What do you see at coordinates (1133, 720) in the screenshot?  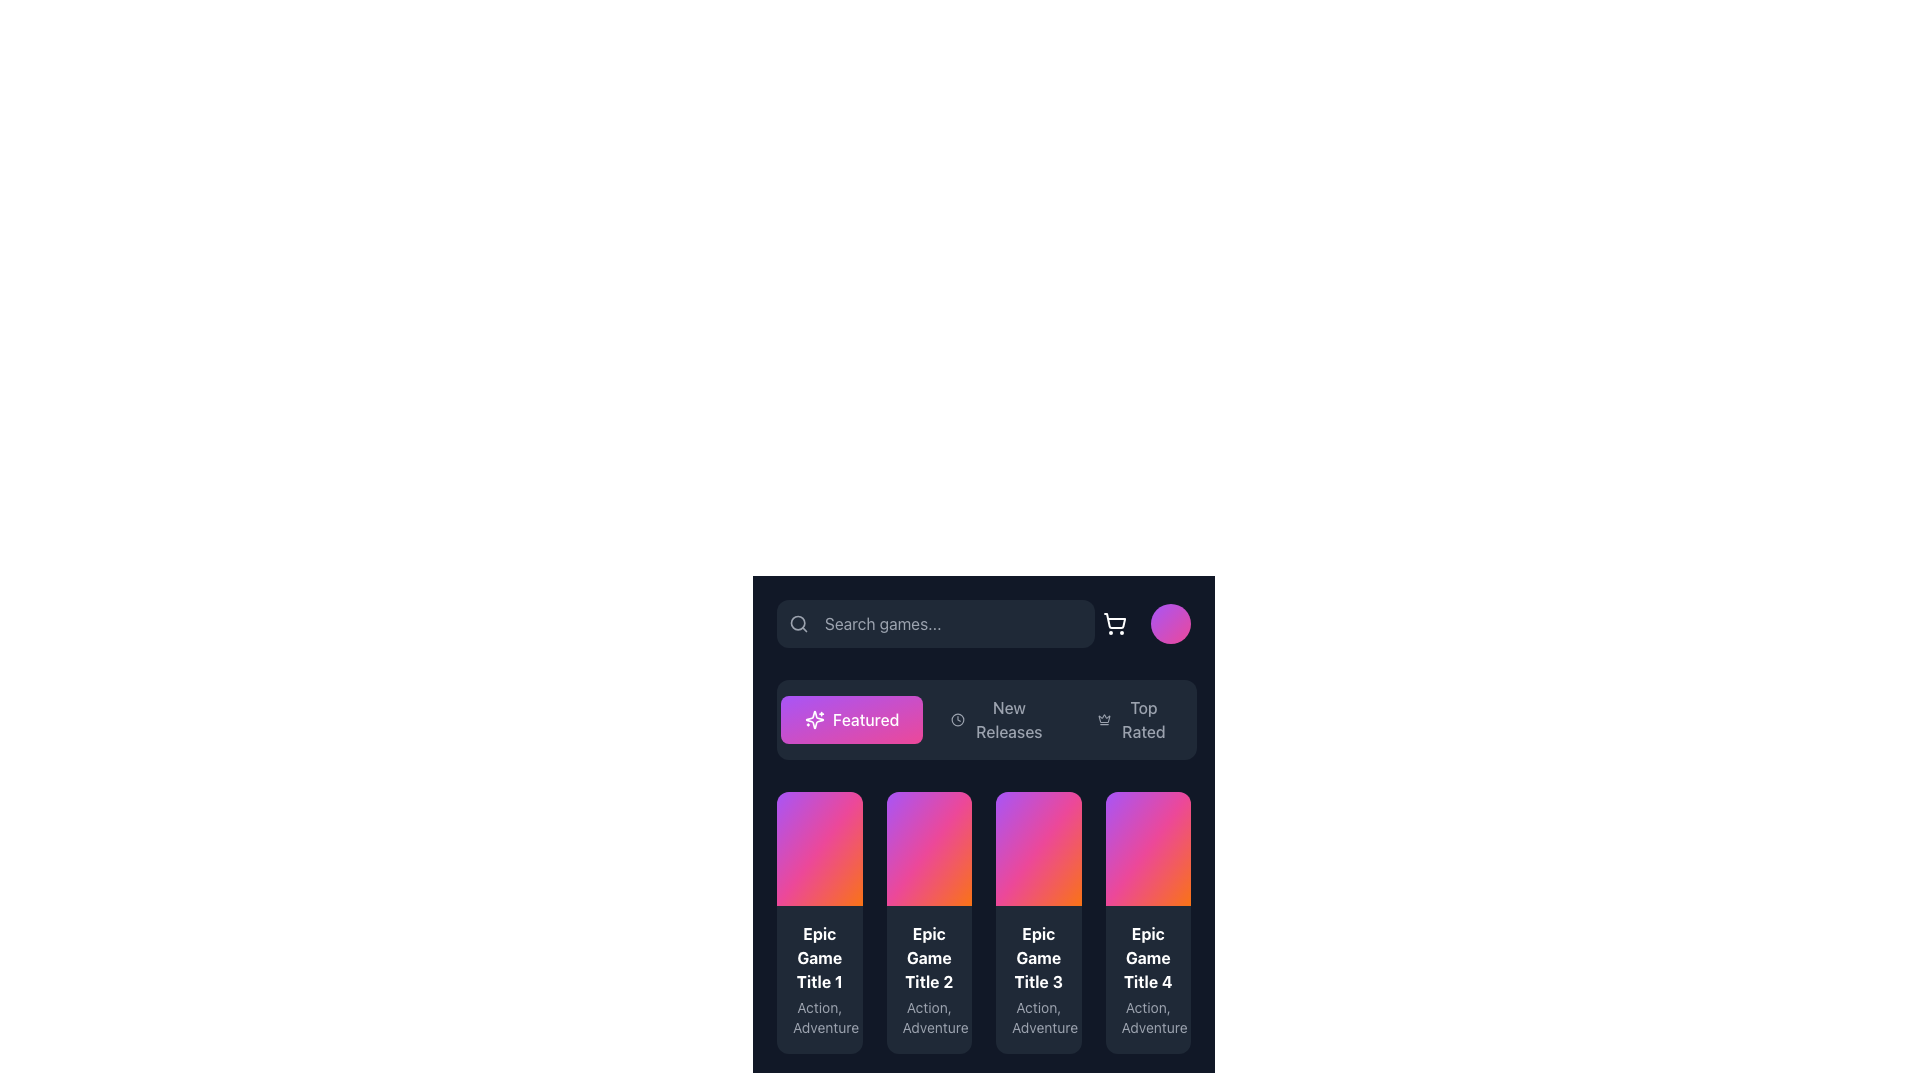 I see `the 'Top Rated' button` at bounding box center [1133, 720].